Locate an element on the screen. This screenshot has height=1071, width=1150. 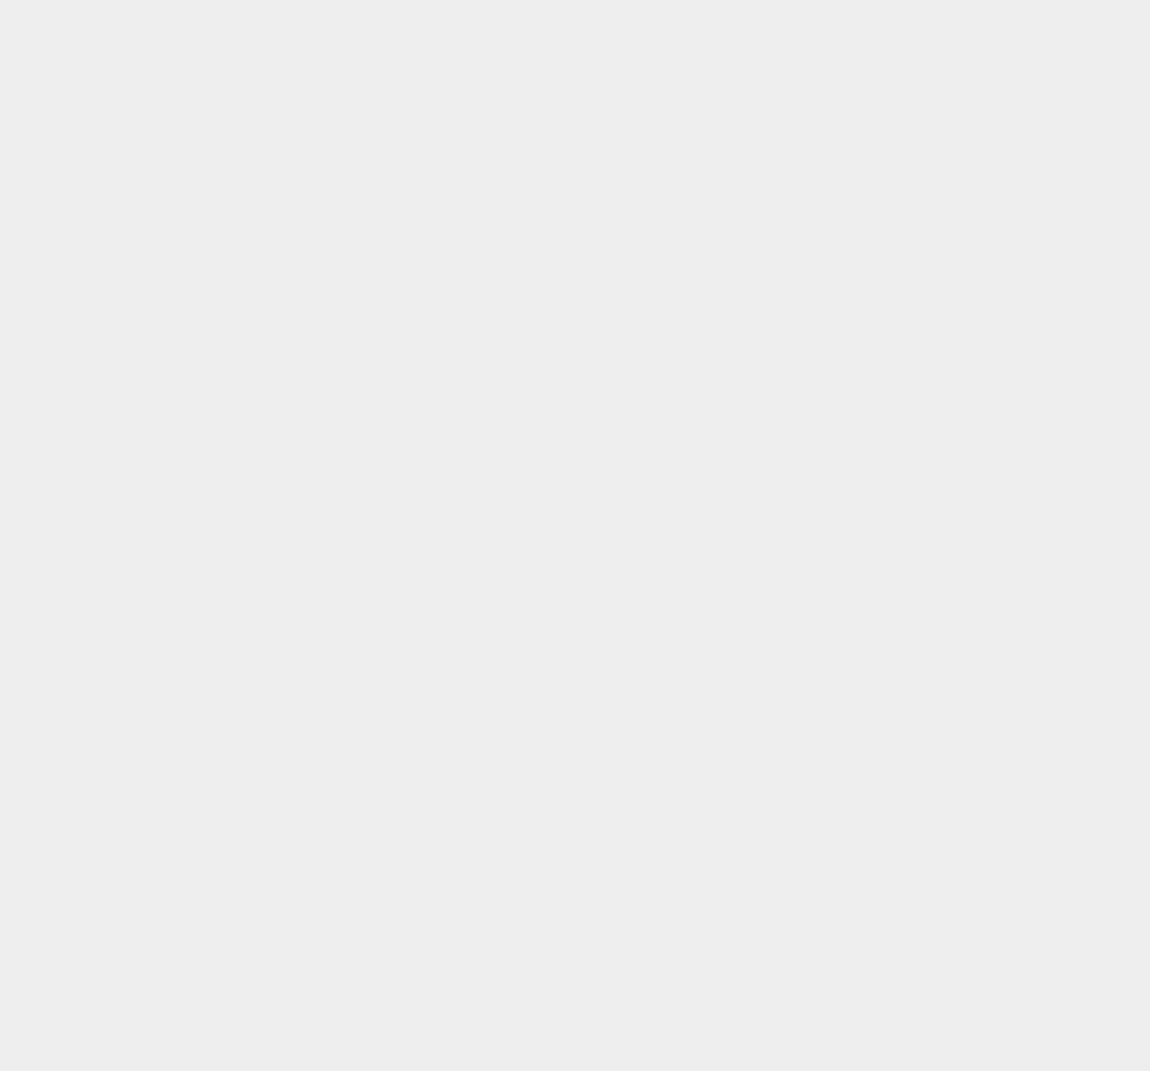
'Google Music' is located at coordinates (854, 61).